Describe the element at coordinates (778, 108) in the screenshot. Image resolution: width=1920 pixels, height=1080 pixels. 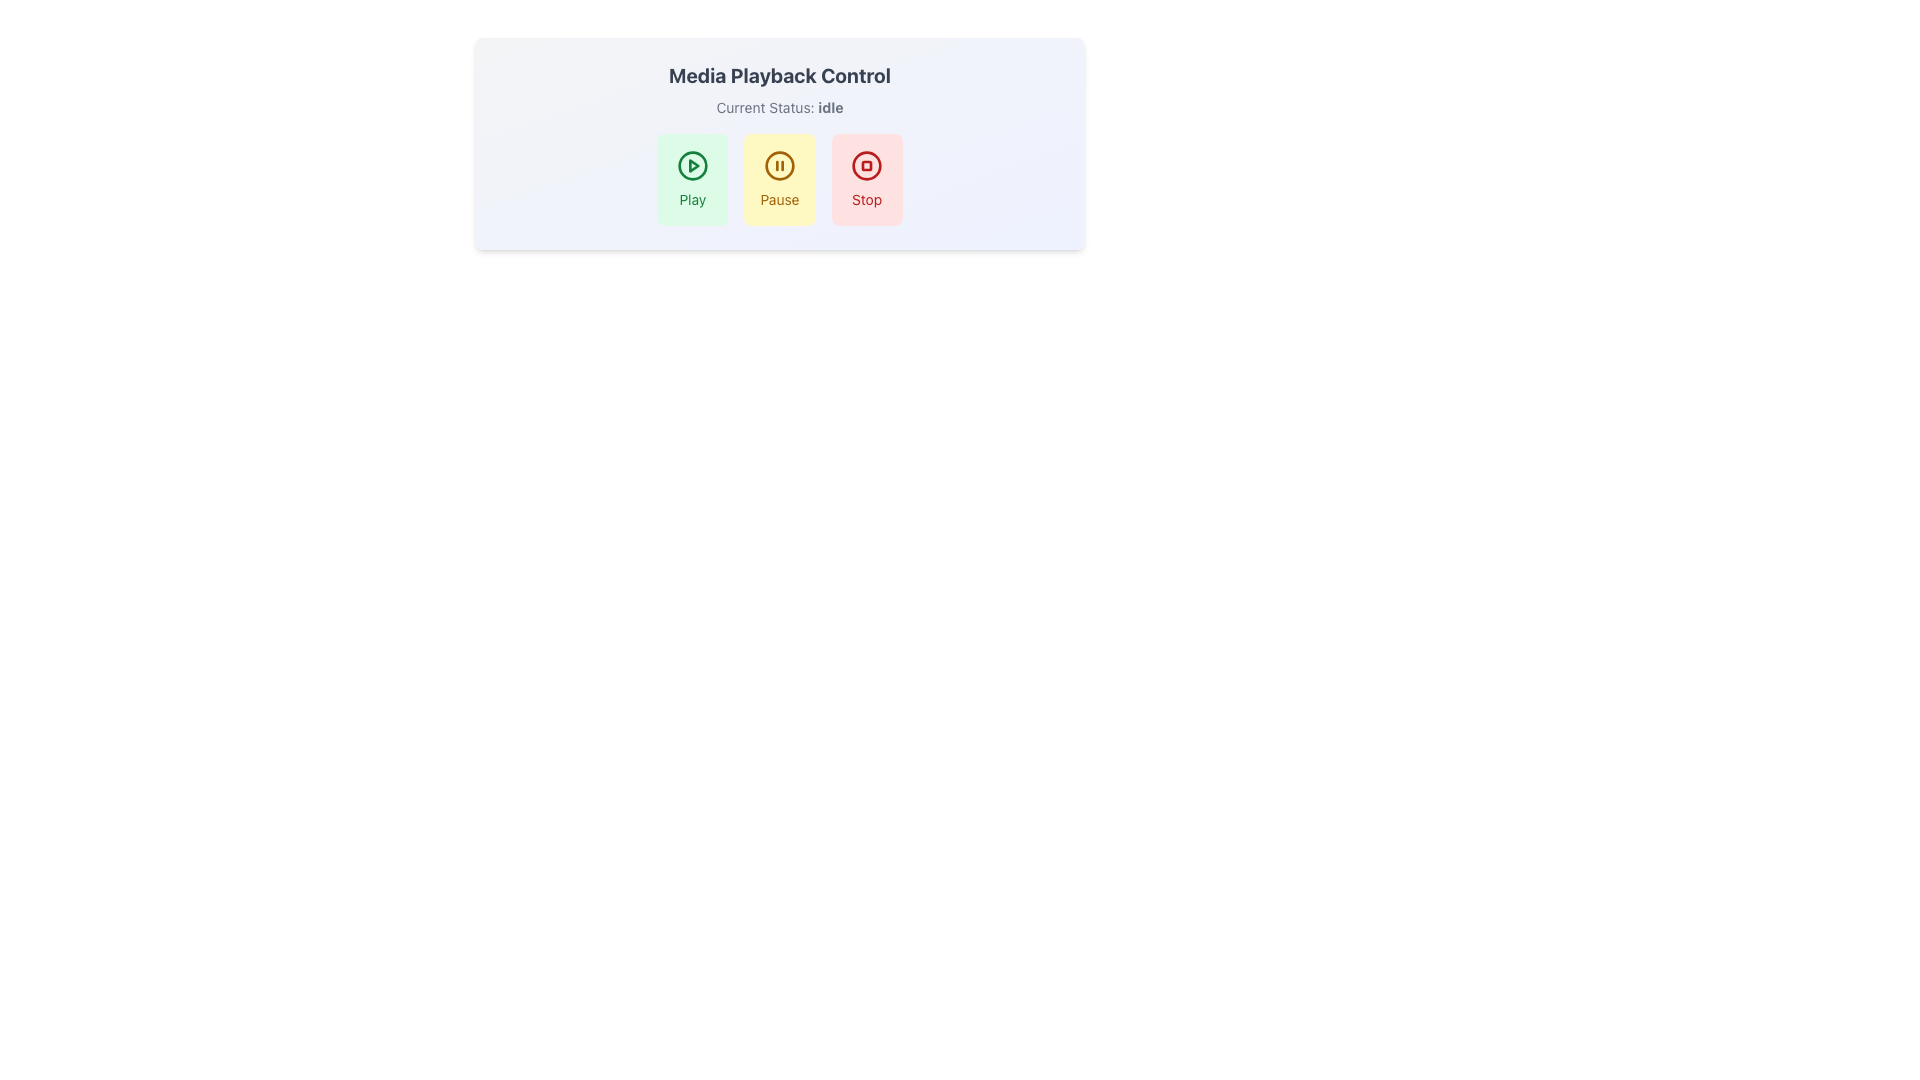
I see `the 'Current Status: idle' text label located in the Media Playback Control panel, which indicates the current state of the media playback system` at that location.